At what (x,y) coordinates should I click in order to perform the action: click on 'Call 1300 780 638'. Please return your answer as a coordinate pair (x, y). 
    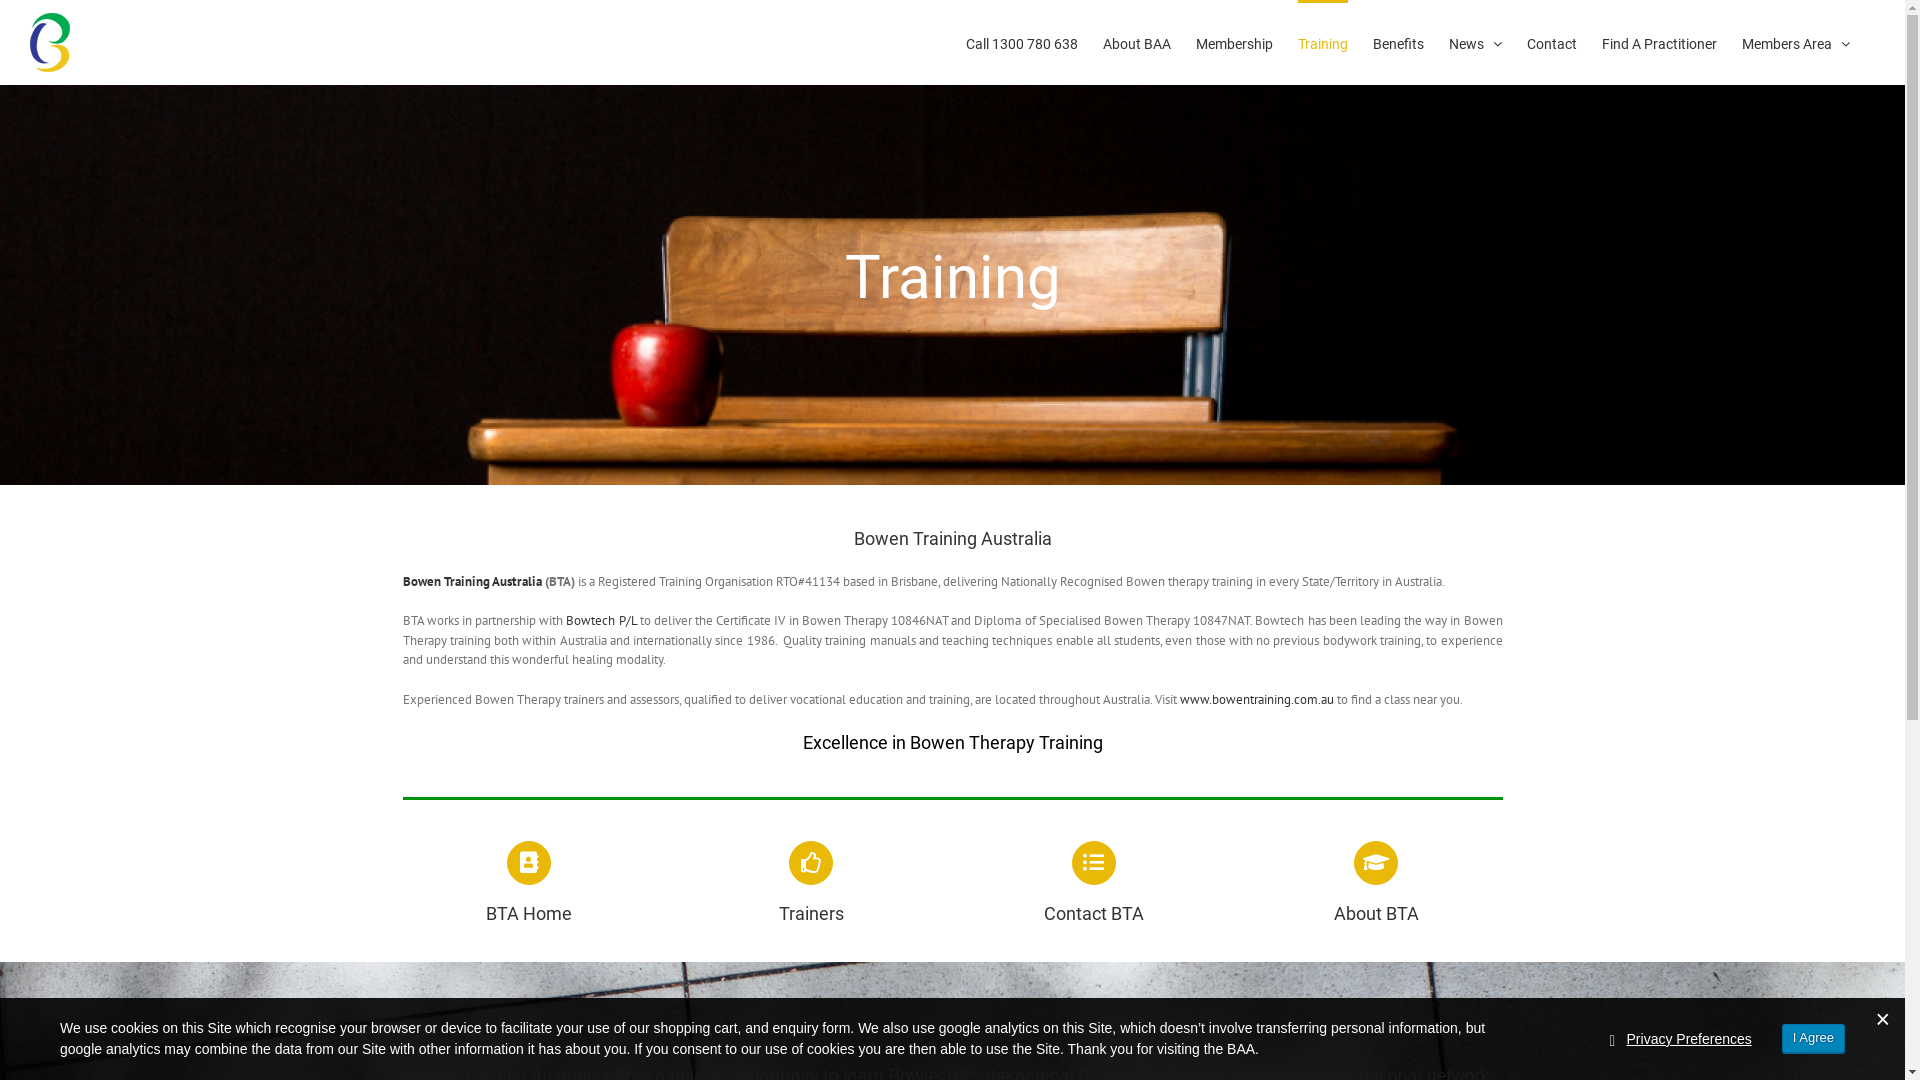
    Looking at the image, I should click on (965, 42).